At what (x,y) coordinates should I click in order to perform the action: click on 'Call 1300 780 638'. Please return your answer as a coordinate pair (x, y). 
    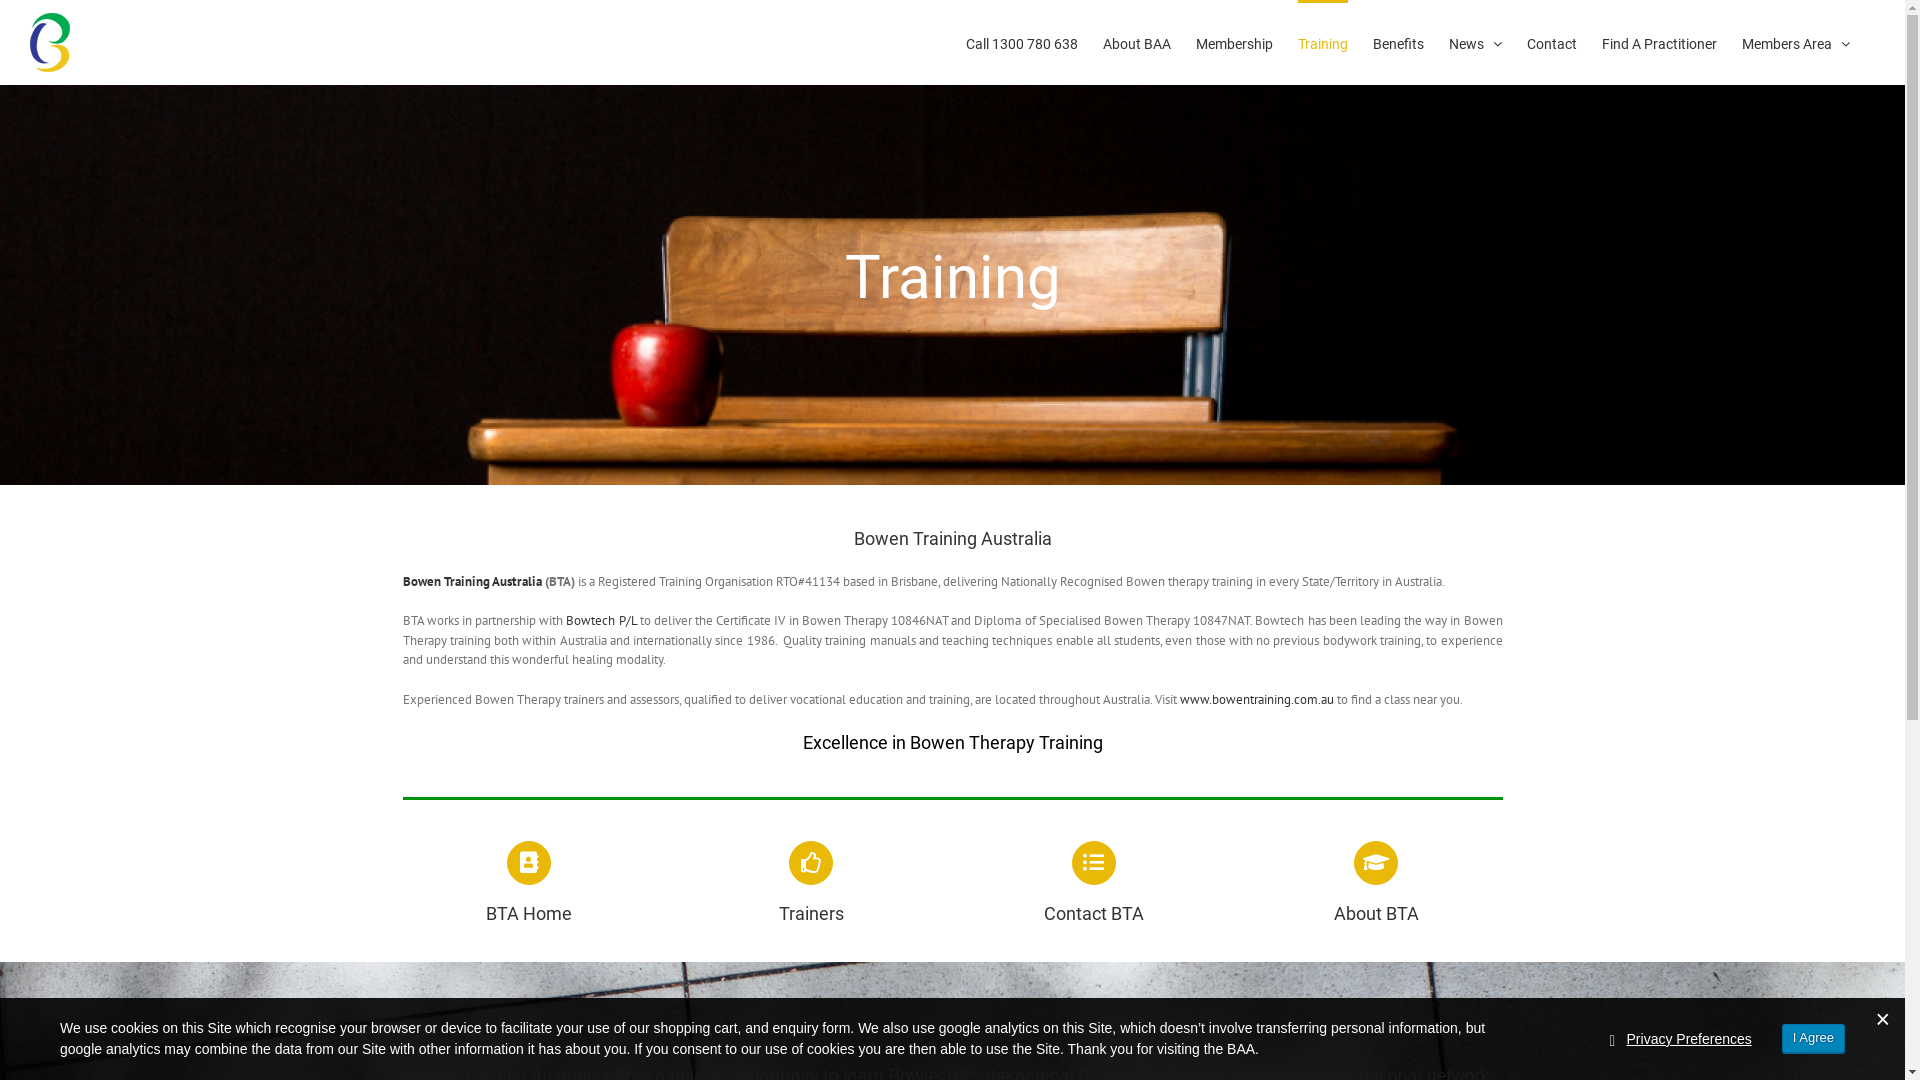
    Looking at the image, I should click on (965, 42).